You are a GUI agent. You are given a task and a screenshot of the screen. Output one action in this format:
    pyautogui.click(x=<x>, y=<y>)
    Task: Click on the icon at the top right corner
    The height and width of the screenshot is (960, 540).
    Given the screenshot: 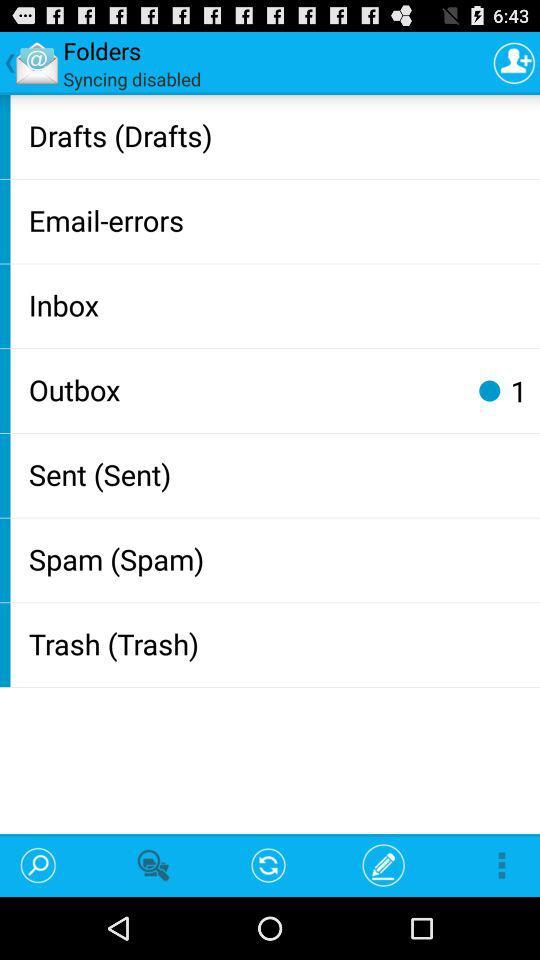 What is the action you would take?
    pyautogui.click(x=514, y=62)
    